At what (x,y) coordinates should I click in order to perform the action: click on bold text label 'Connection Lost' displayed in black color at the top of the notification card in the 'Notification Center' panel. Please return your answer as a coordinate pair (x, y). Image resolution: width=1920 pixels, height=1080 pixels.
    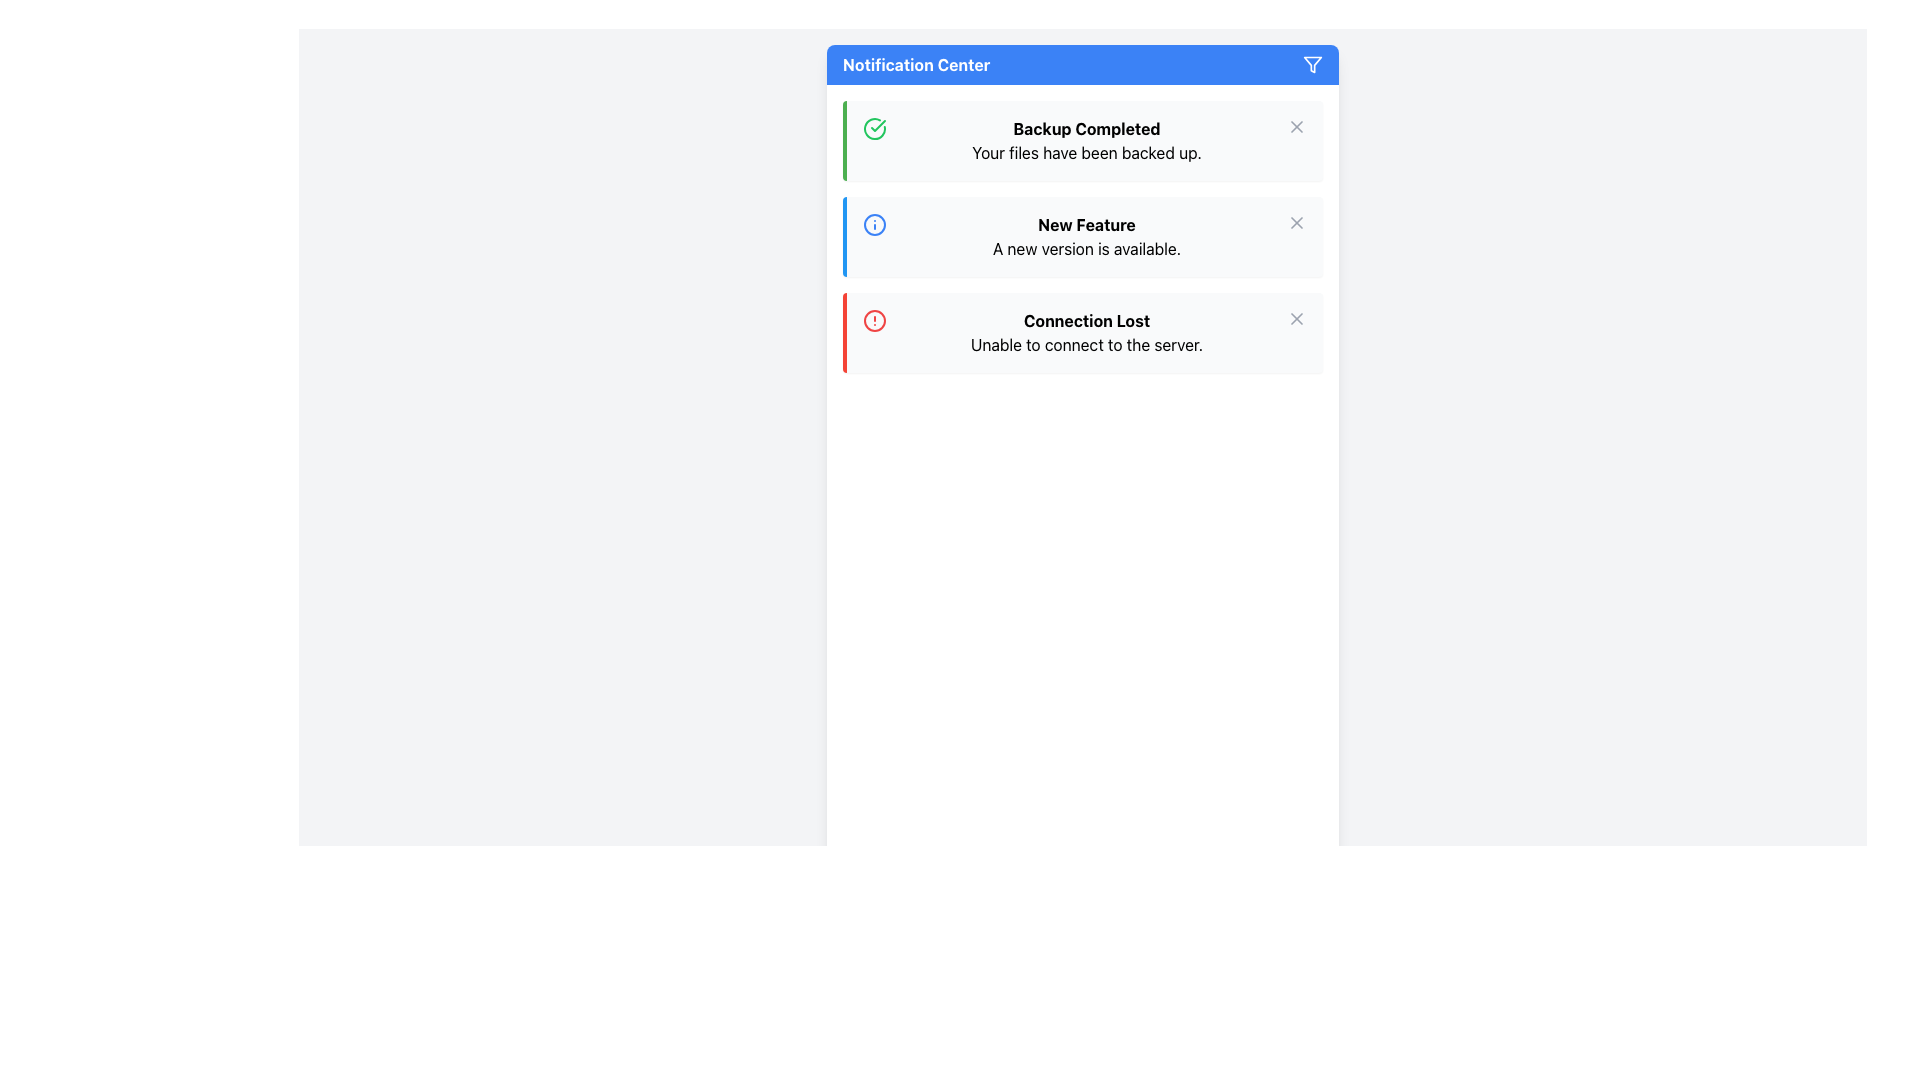
    Looking at the image, I should click on (1085, 319).